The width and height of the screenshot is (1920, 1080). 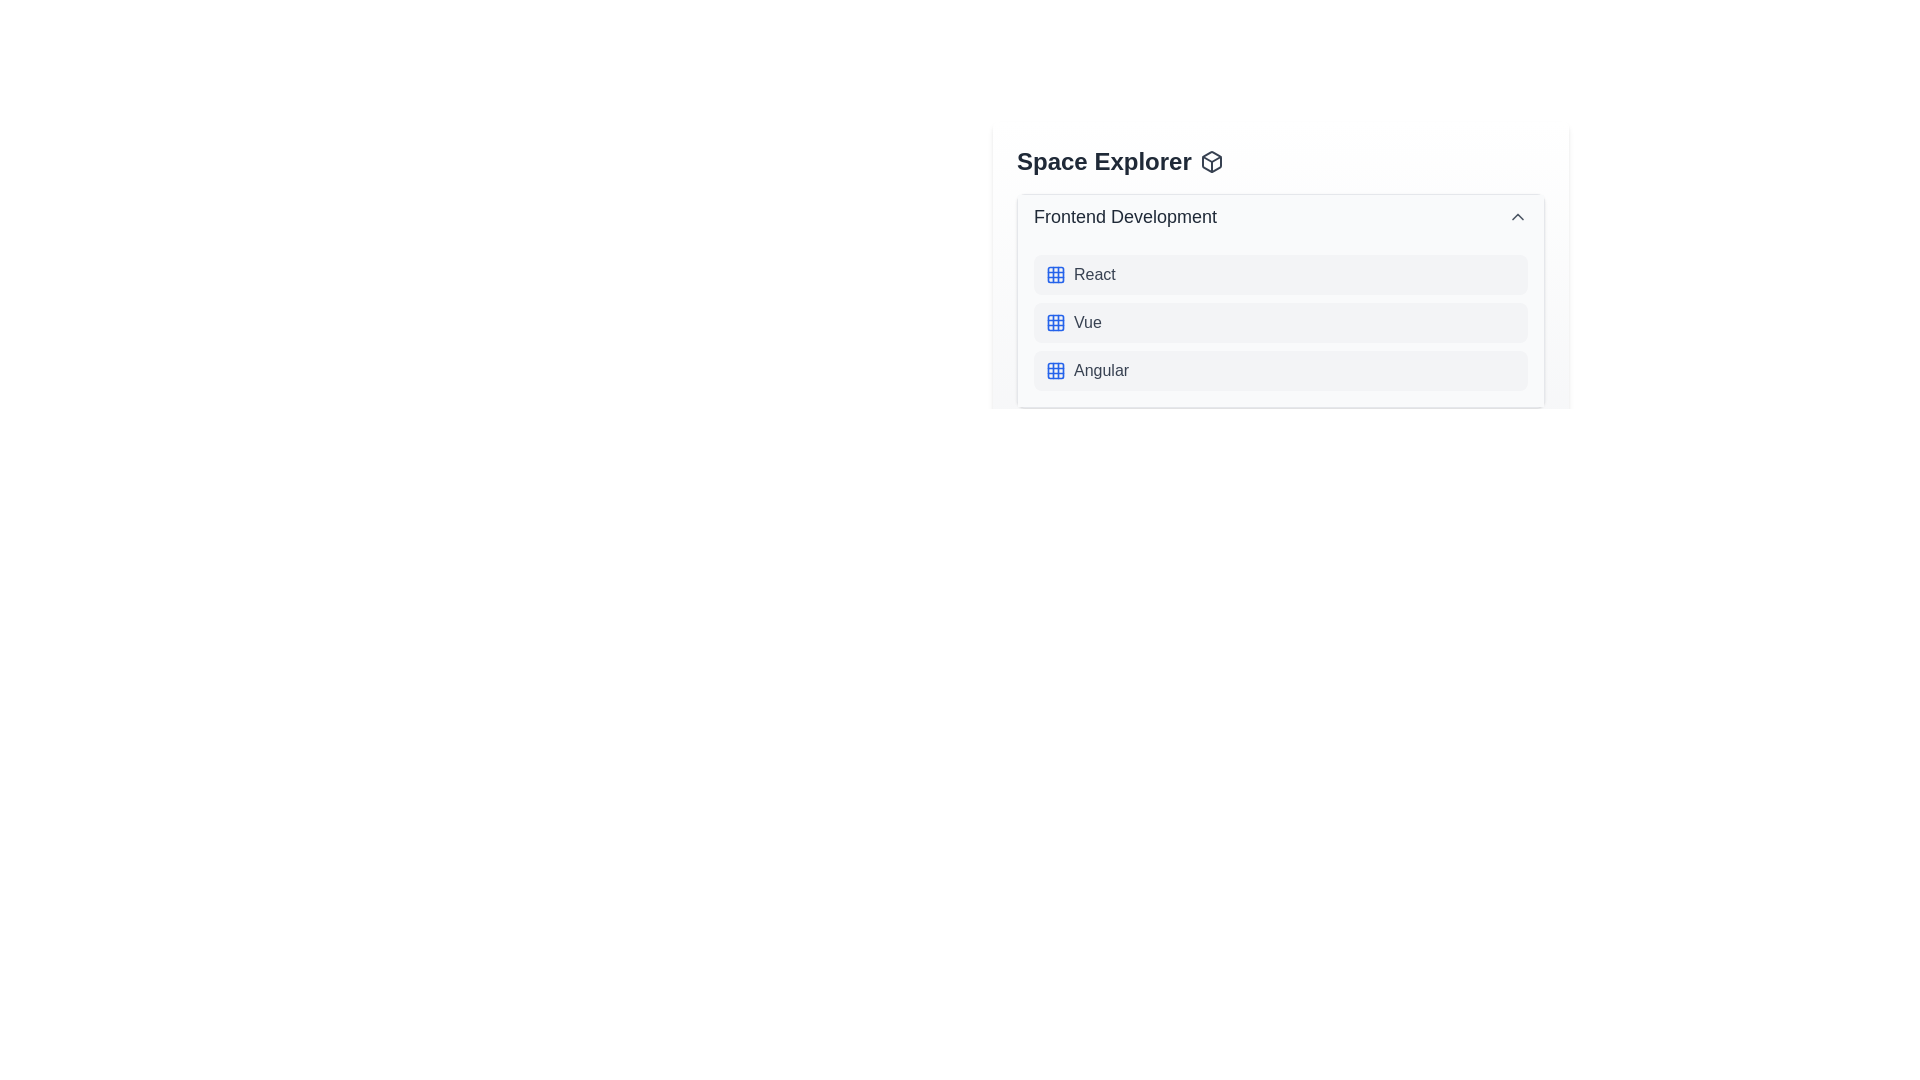 What do you see at coordinates (1125, 216) in the screenshot?
I see `the text label displaying 'Frontend Development' in a bold, large font with a dark gray color` at bounding box center [1125, 216].